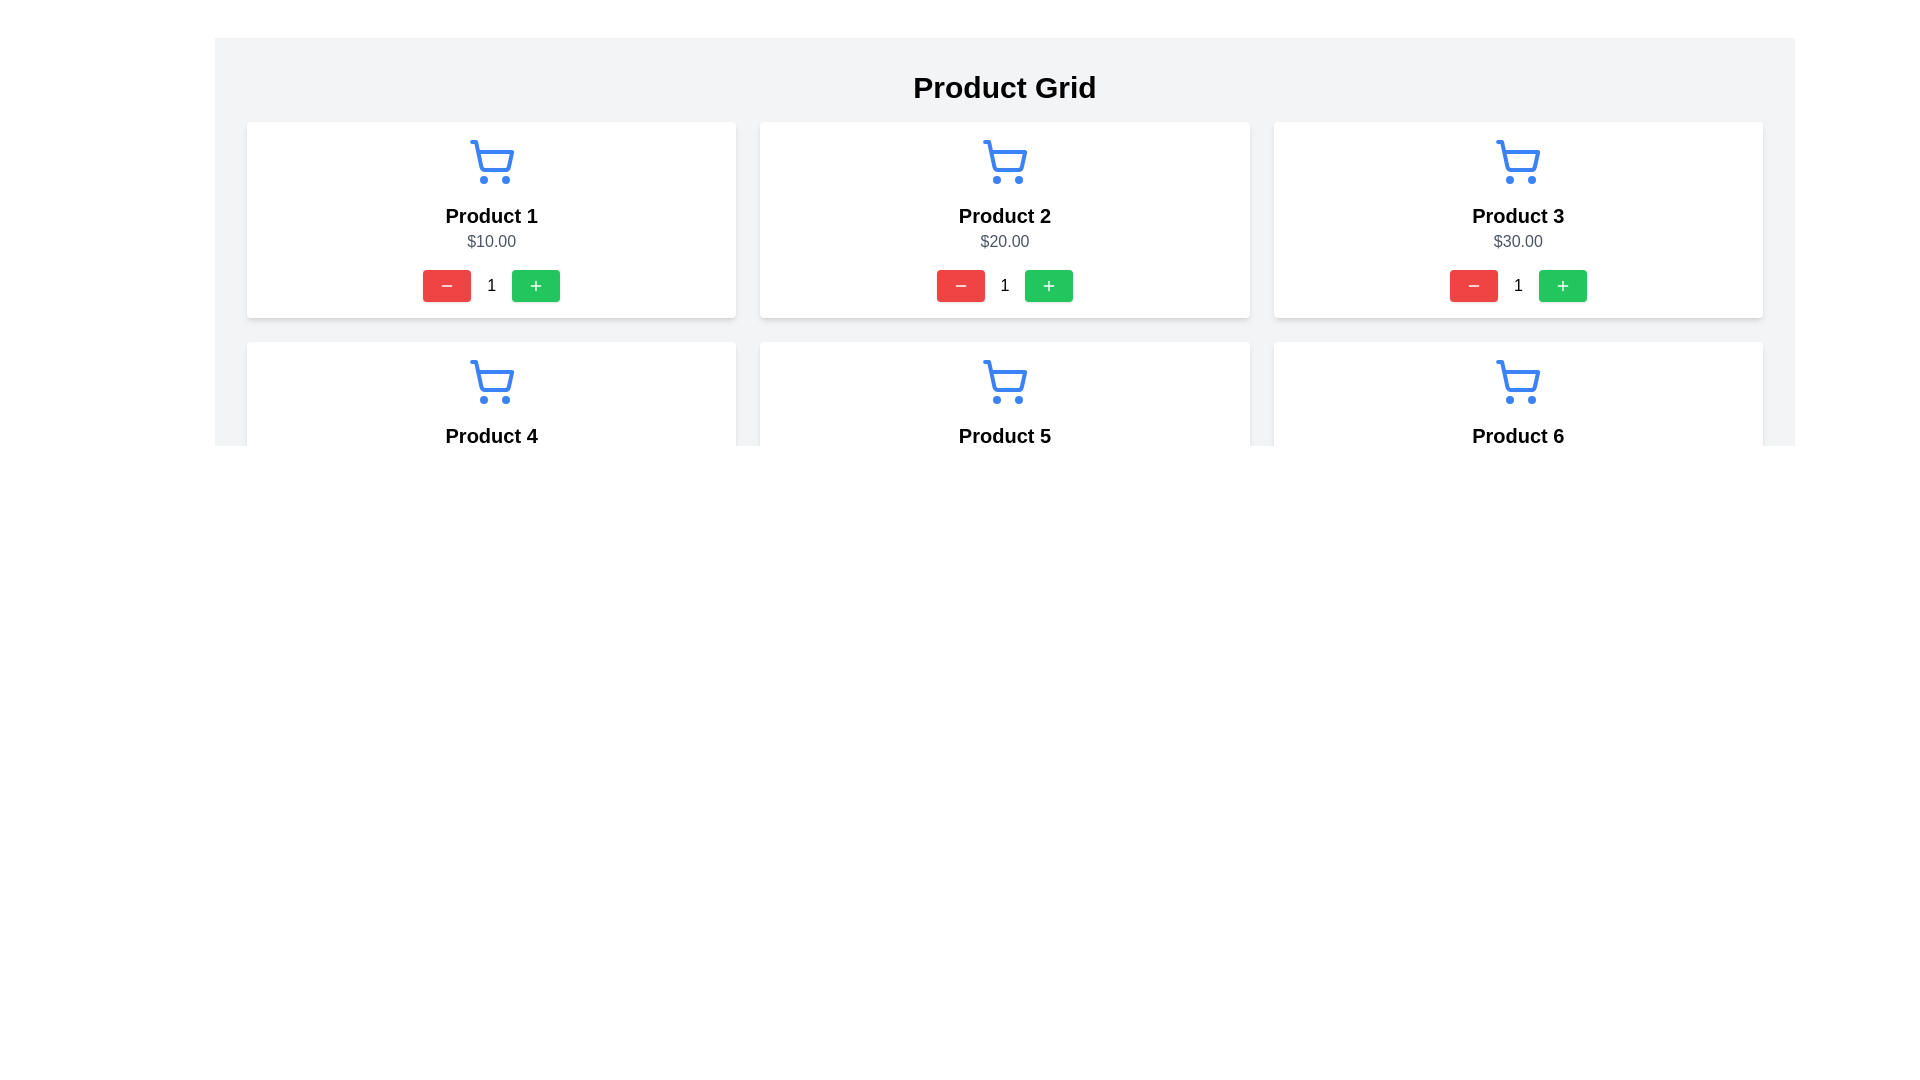 The height and width of the screenshot is (1080, 1920). I want to click on the static text label displaying the price of 'Product 1', located beneath the title and above the quantity adjustment buttons in the first product card, so click(491, 241).